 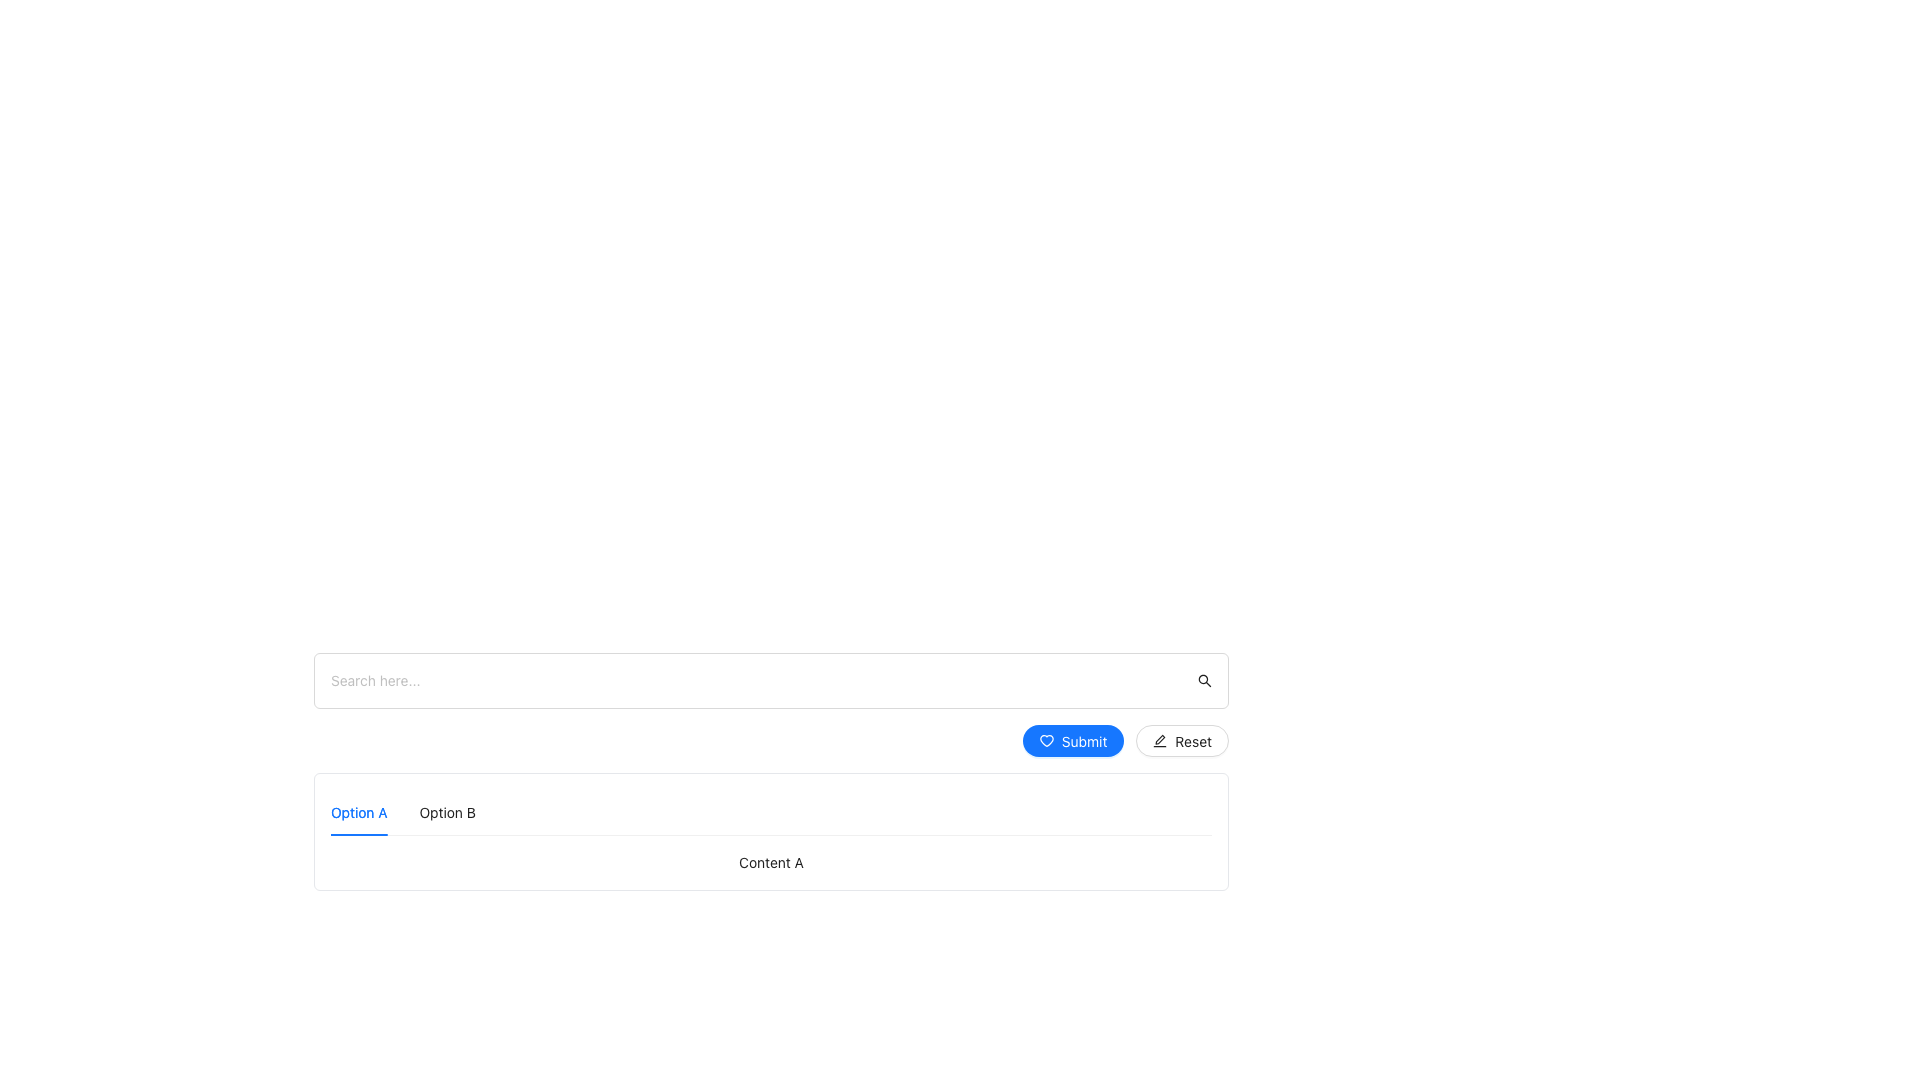 What do you see at coordinates (1182, 740) in the screenshot?
I see `the reset button located to the right of the blue 'Submit' button` at bounding box center [1182, 740].